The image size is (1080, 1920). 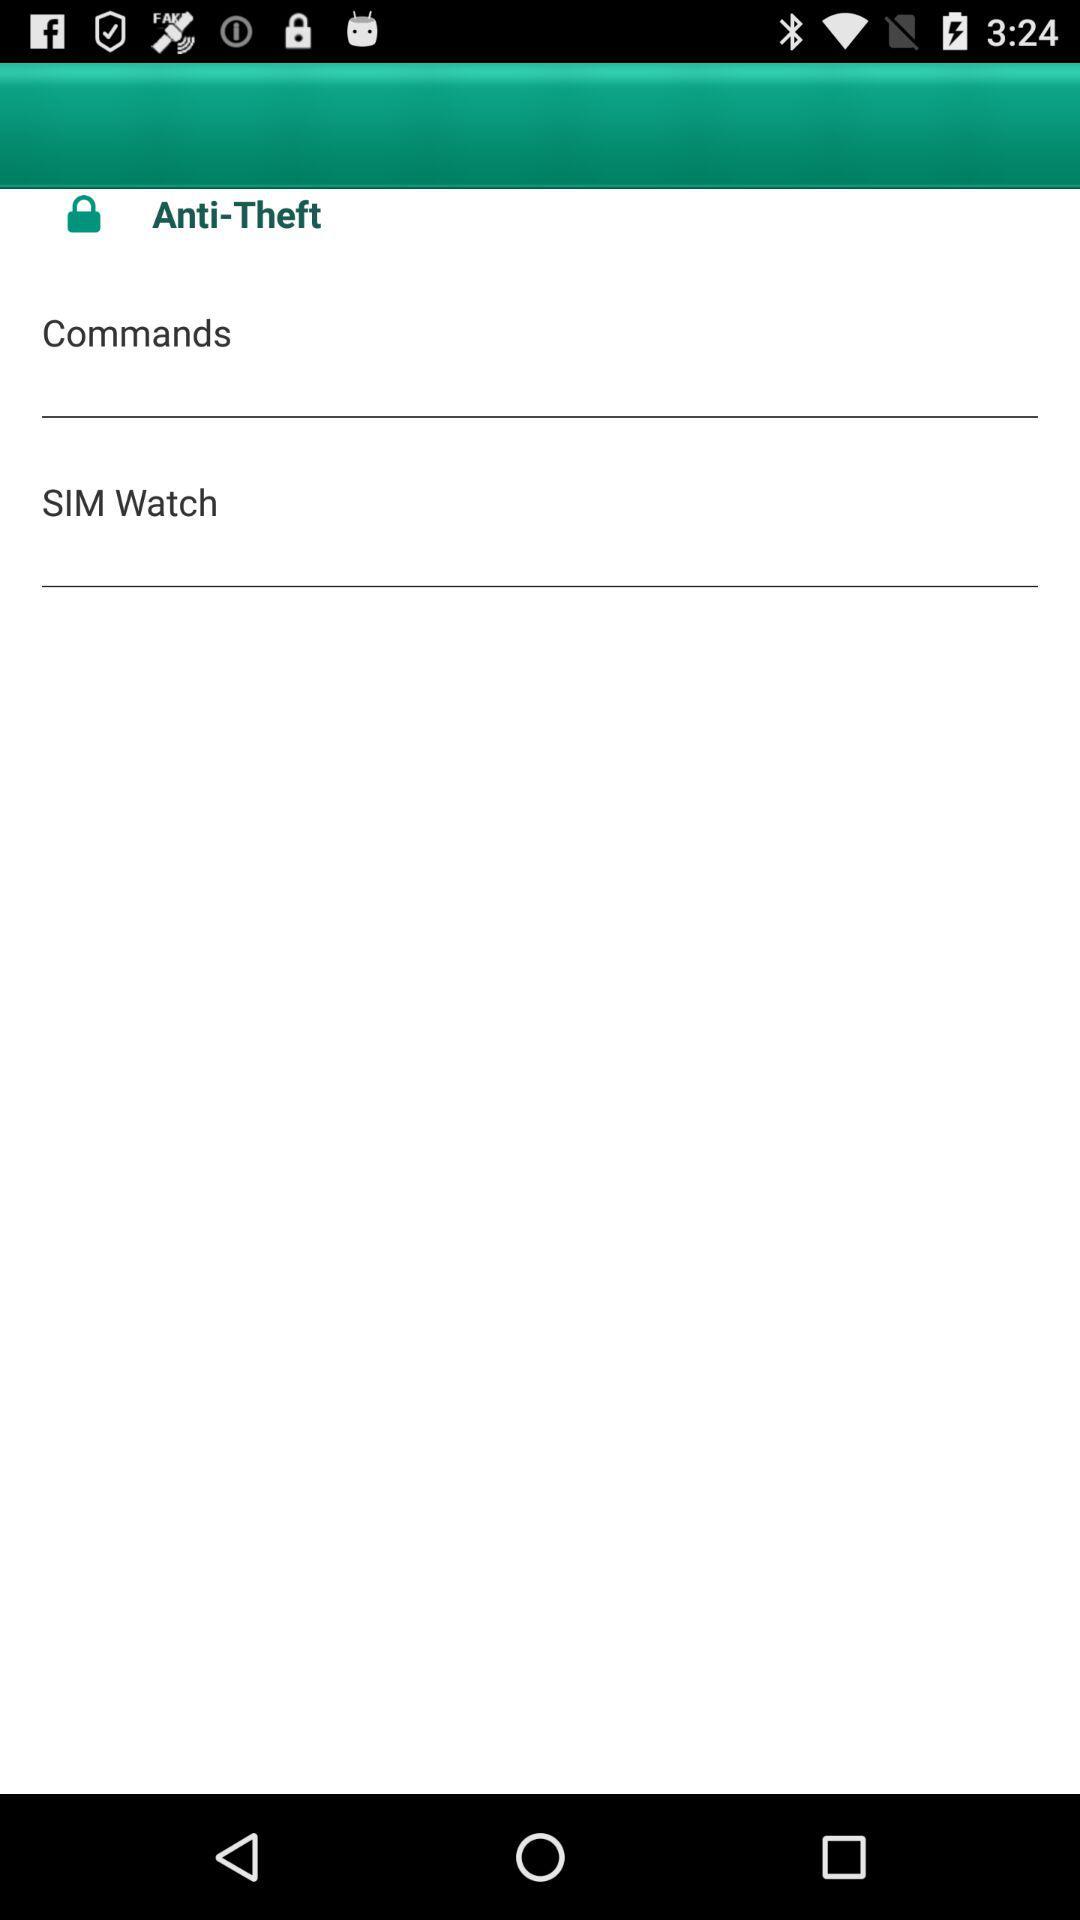 What do you see at coordinates (594, 213) in the screenshot?
I see `icon above the commands icon` at bounding box center [594, 213].